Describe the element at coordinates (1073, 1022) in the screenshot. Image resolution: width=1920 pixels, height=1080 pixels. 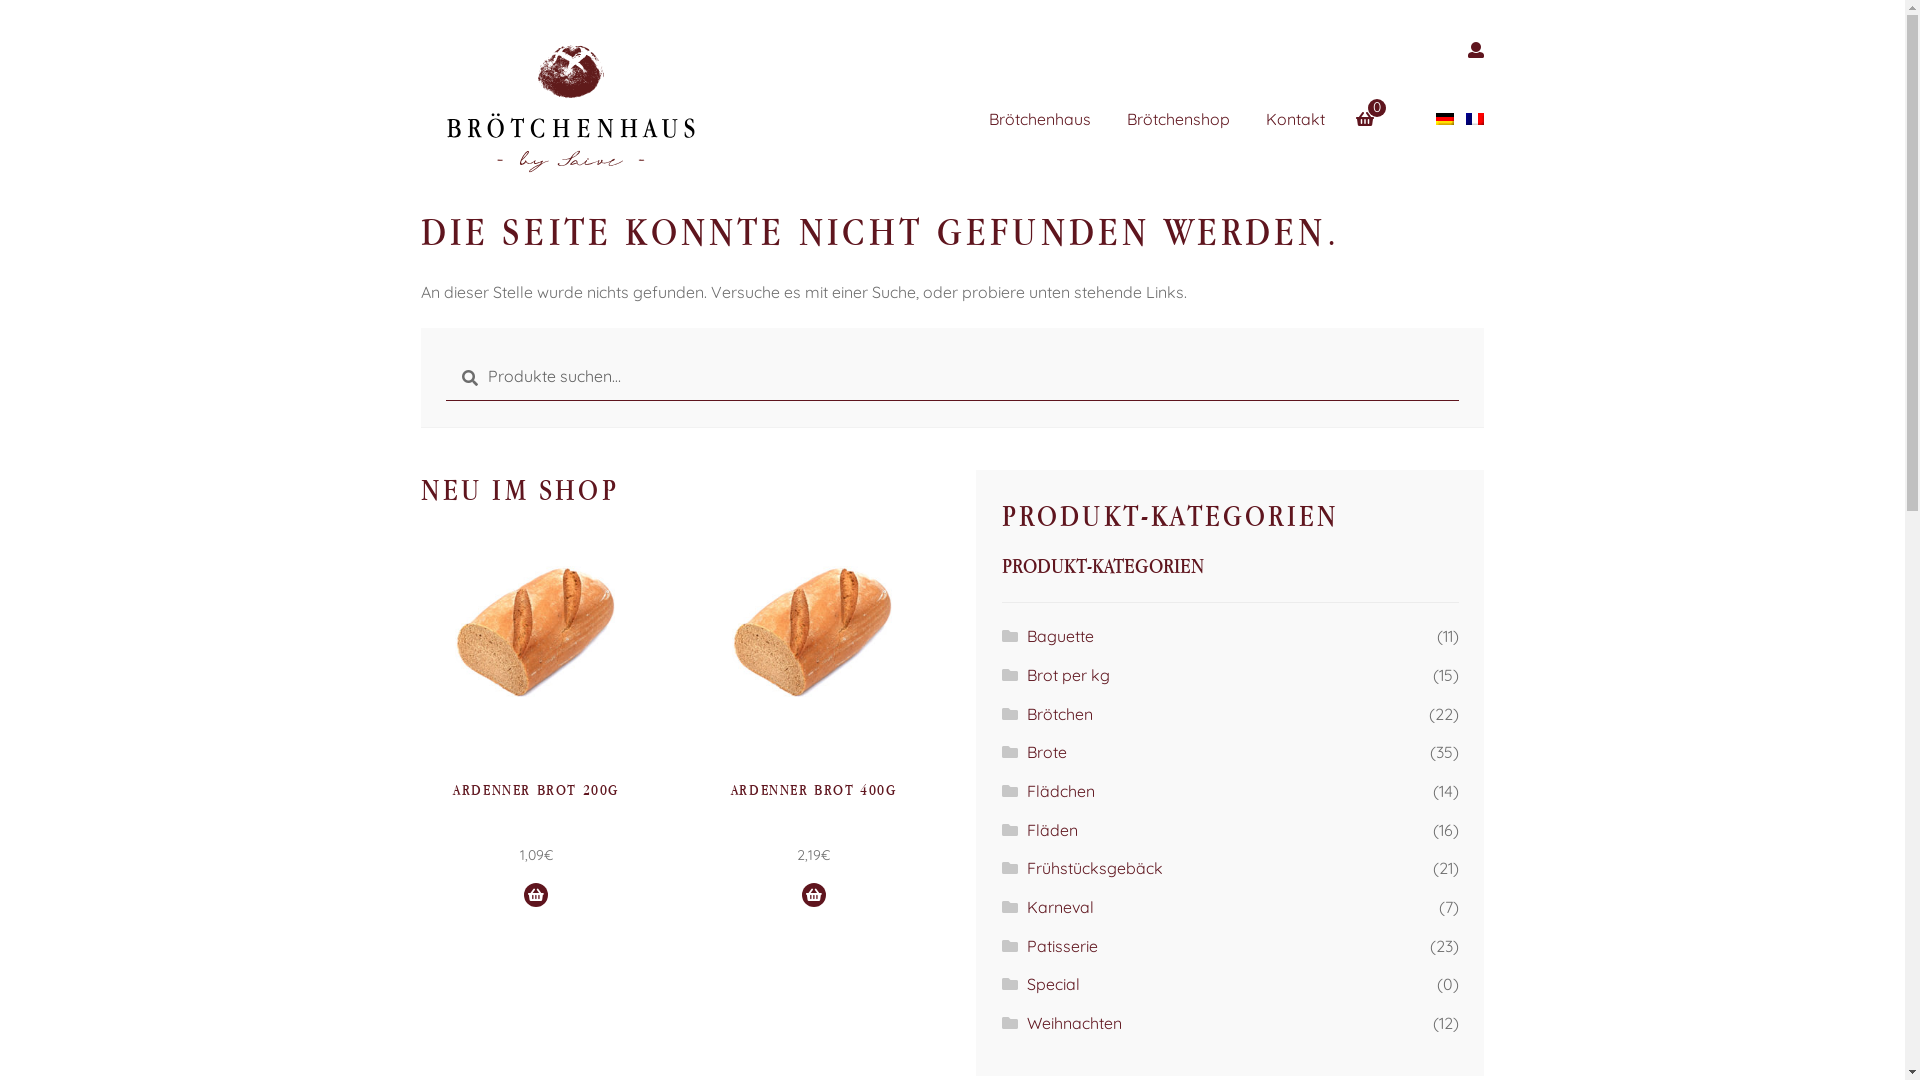
I see `'Weihnachten'` at that location.